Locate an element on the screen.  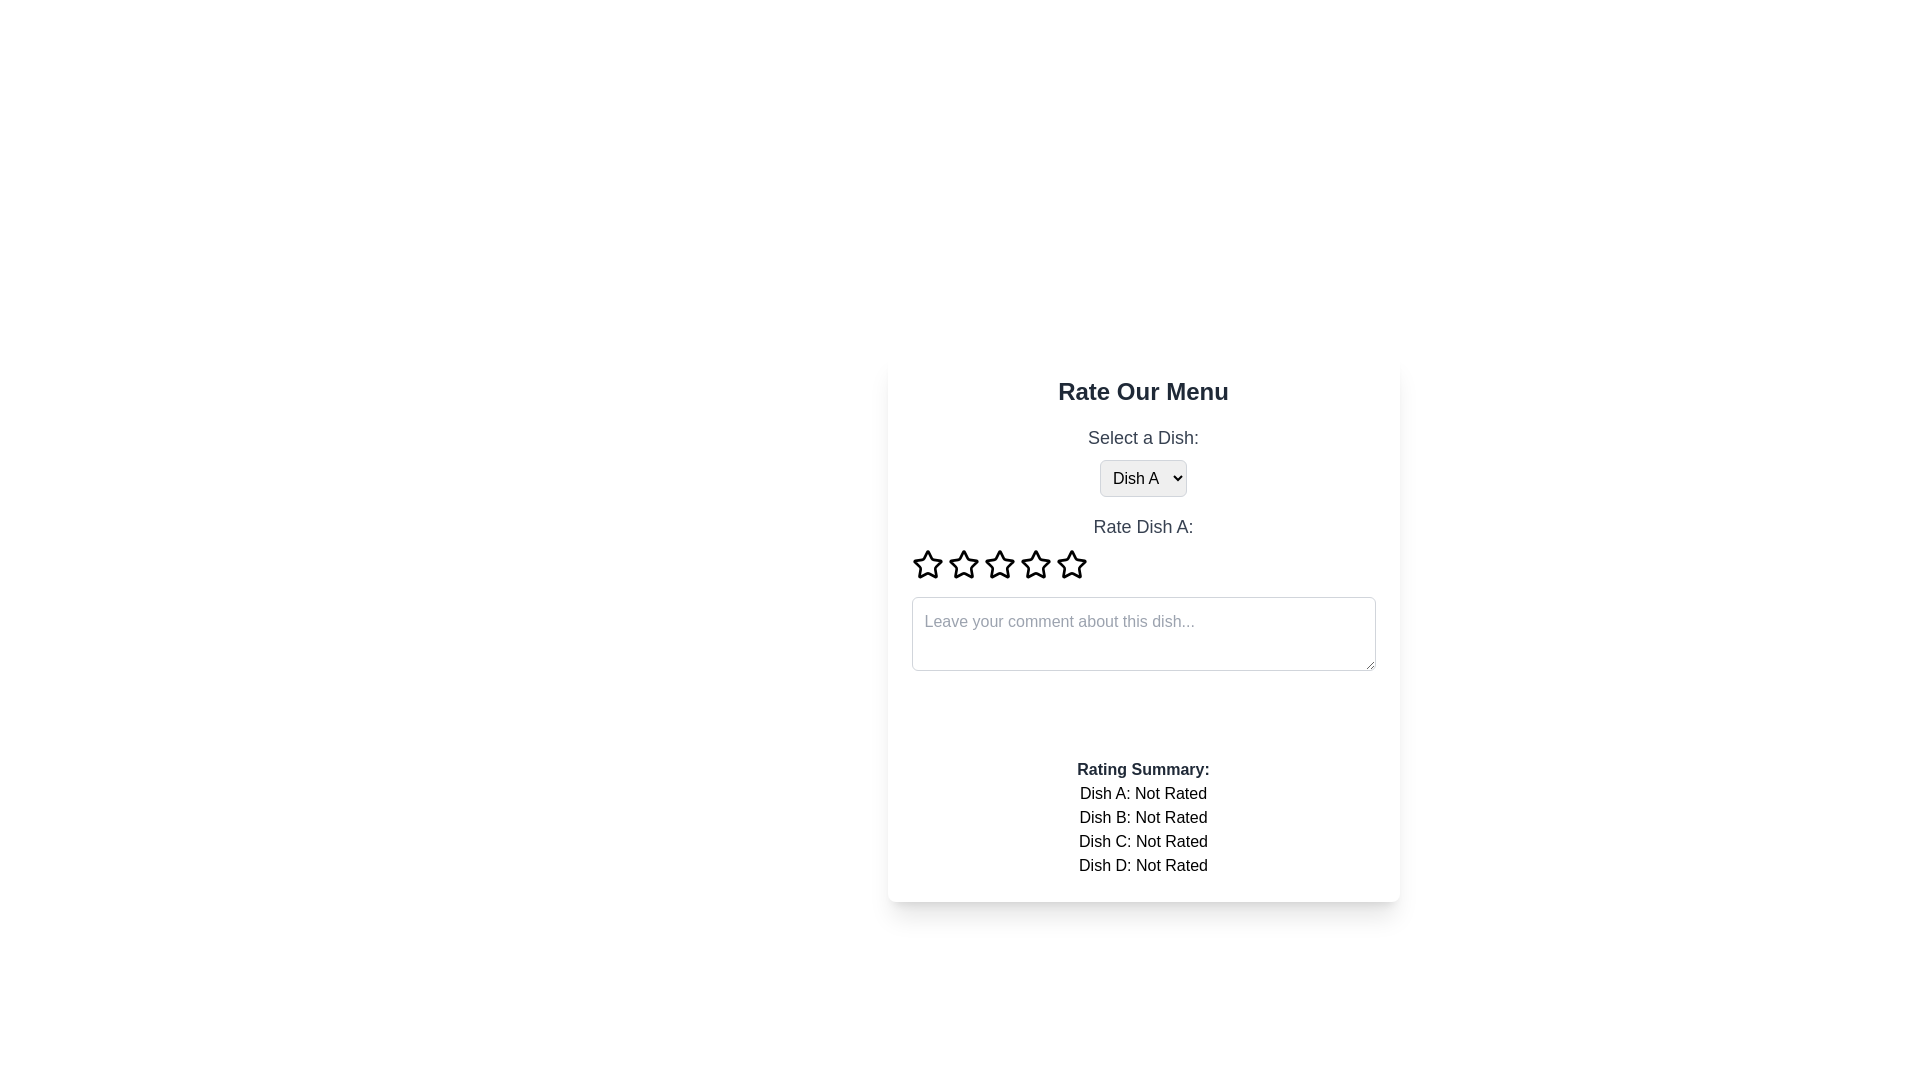
the first star-shaped rating icon, which is outlined in black and filled with white is located at coordinates (926, 564).